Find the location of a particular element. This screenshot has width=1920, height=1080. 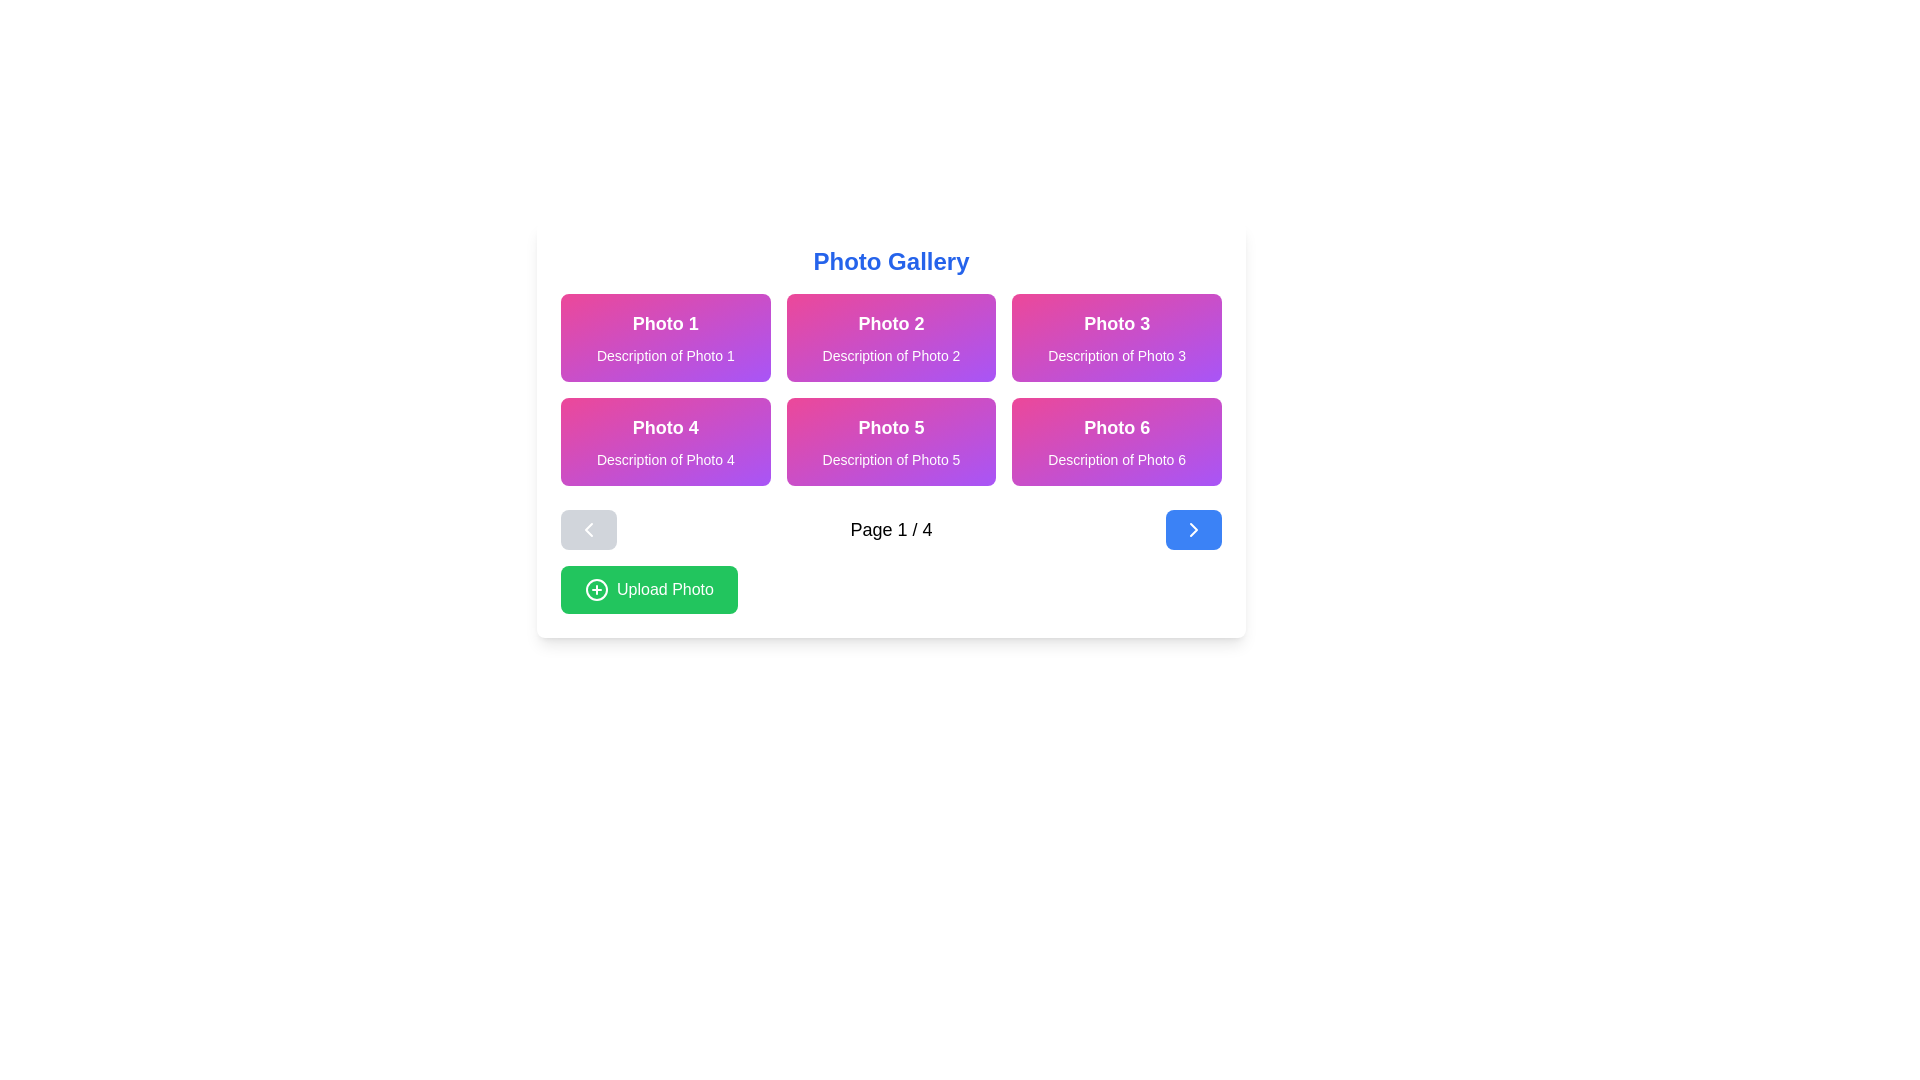

the fourth informational card in the grid layout which displays a photo or item title and description, located in the bottom-left corner of the grid is located at coordinates (665, 441).